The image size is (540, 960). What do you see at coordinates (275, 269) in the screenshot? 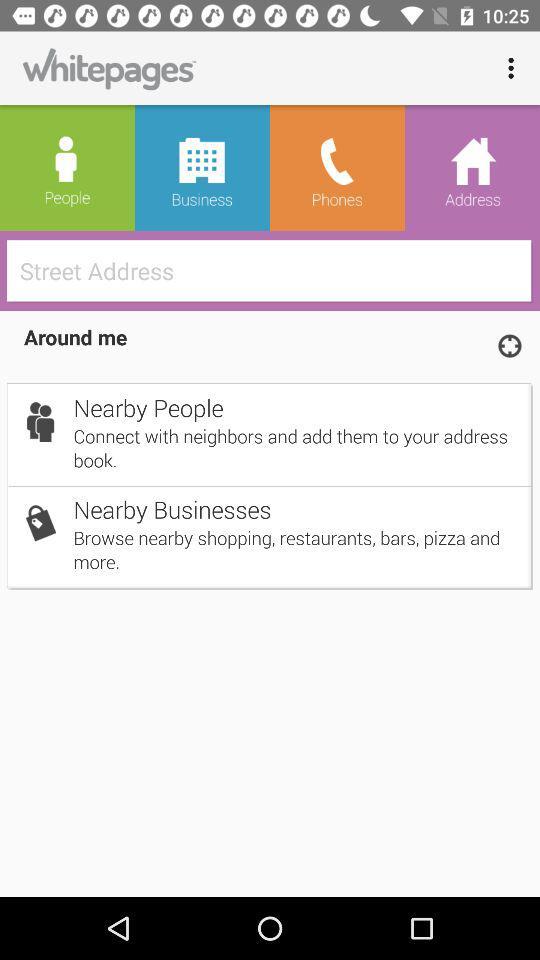
I see `the icon above the around me` at bounding box center [275, 269].